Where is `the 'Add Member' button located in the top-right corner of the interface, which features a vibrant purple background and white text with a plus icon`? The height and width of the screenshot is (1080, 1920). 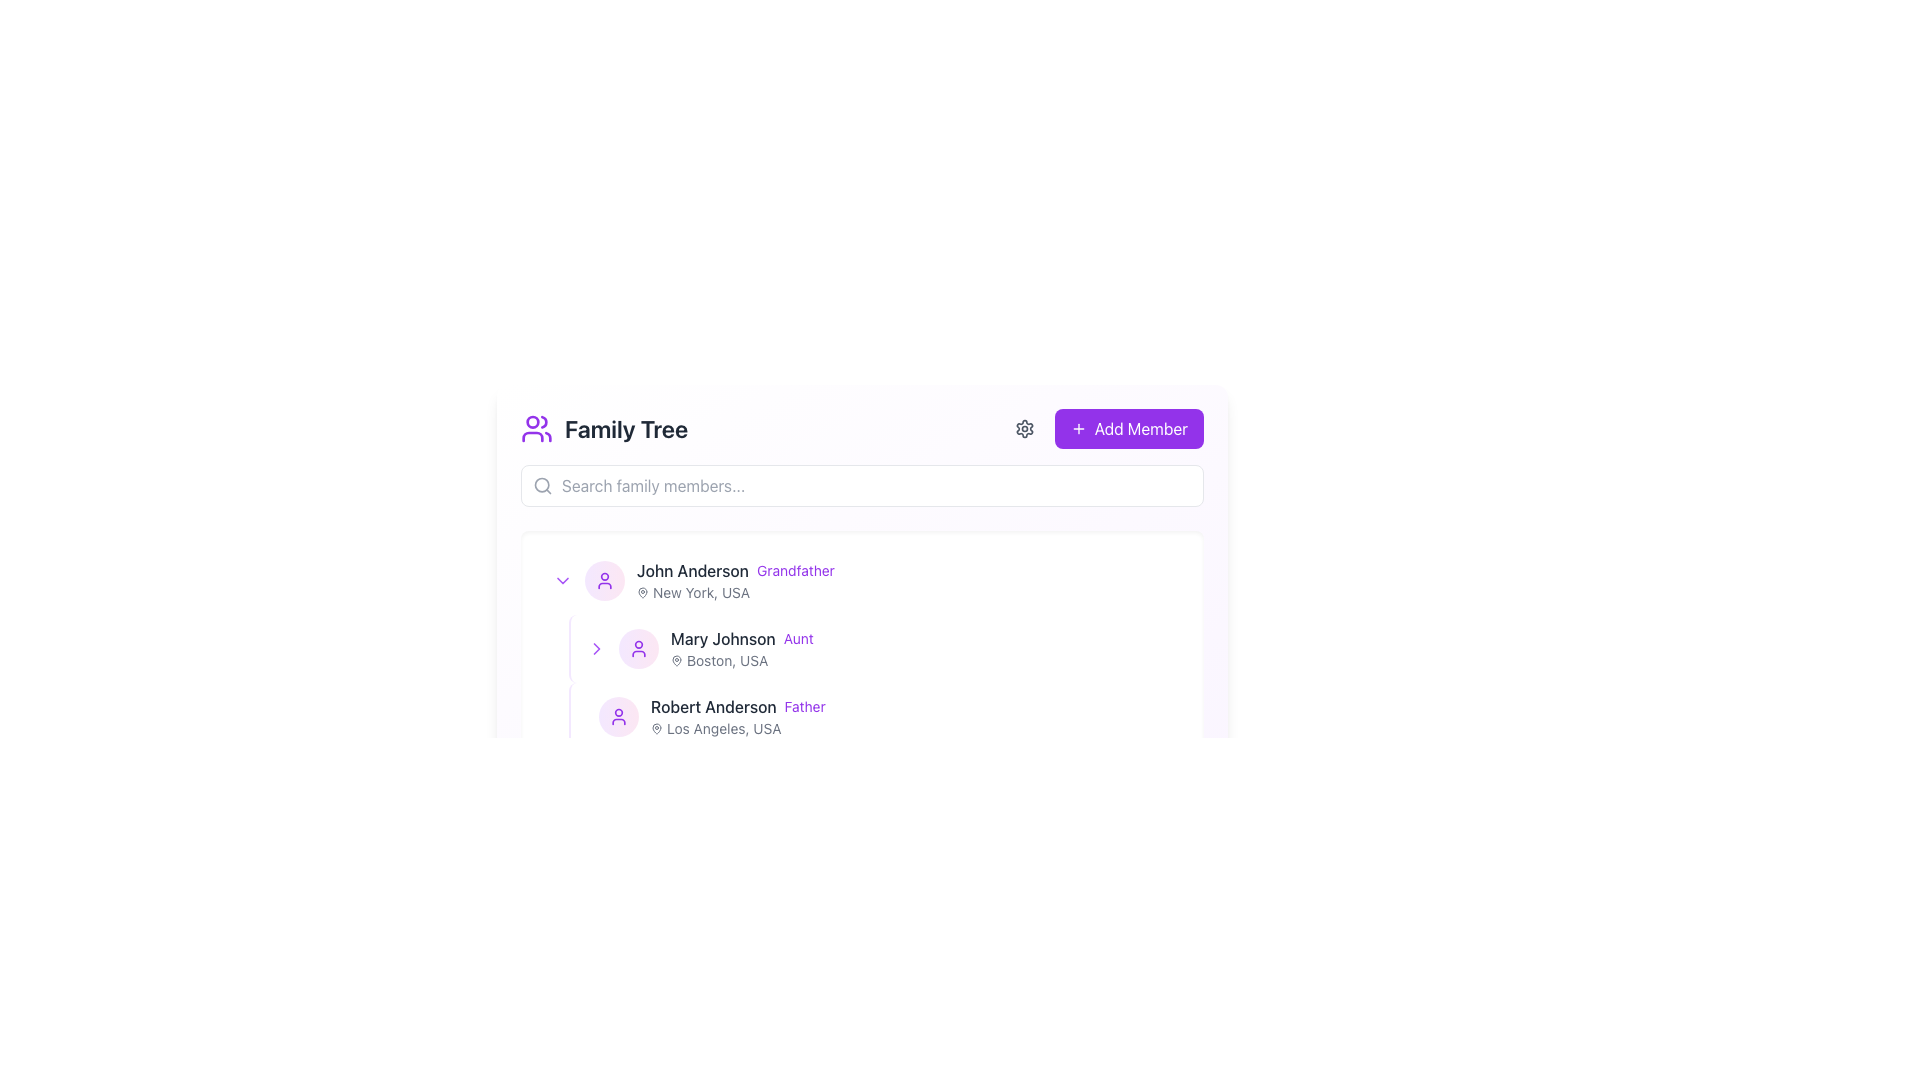 the 'Add Member' button located in the top-right corner of the interface, which features a vibrant purple background and white text with a plus icon is located at coordinates (1129, 427).